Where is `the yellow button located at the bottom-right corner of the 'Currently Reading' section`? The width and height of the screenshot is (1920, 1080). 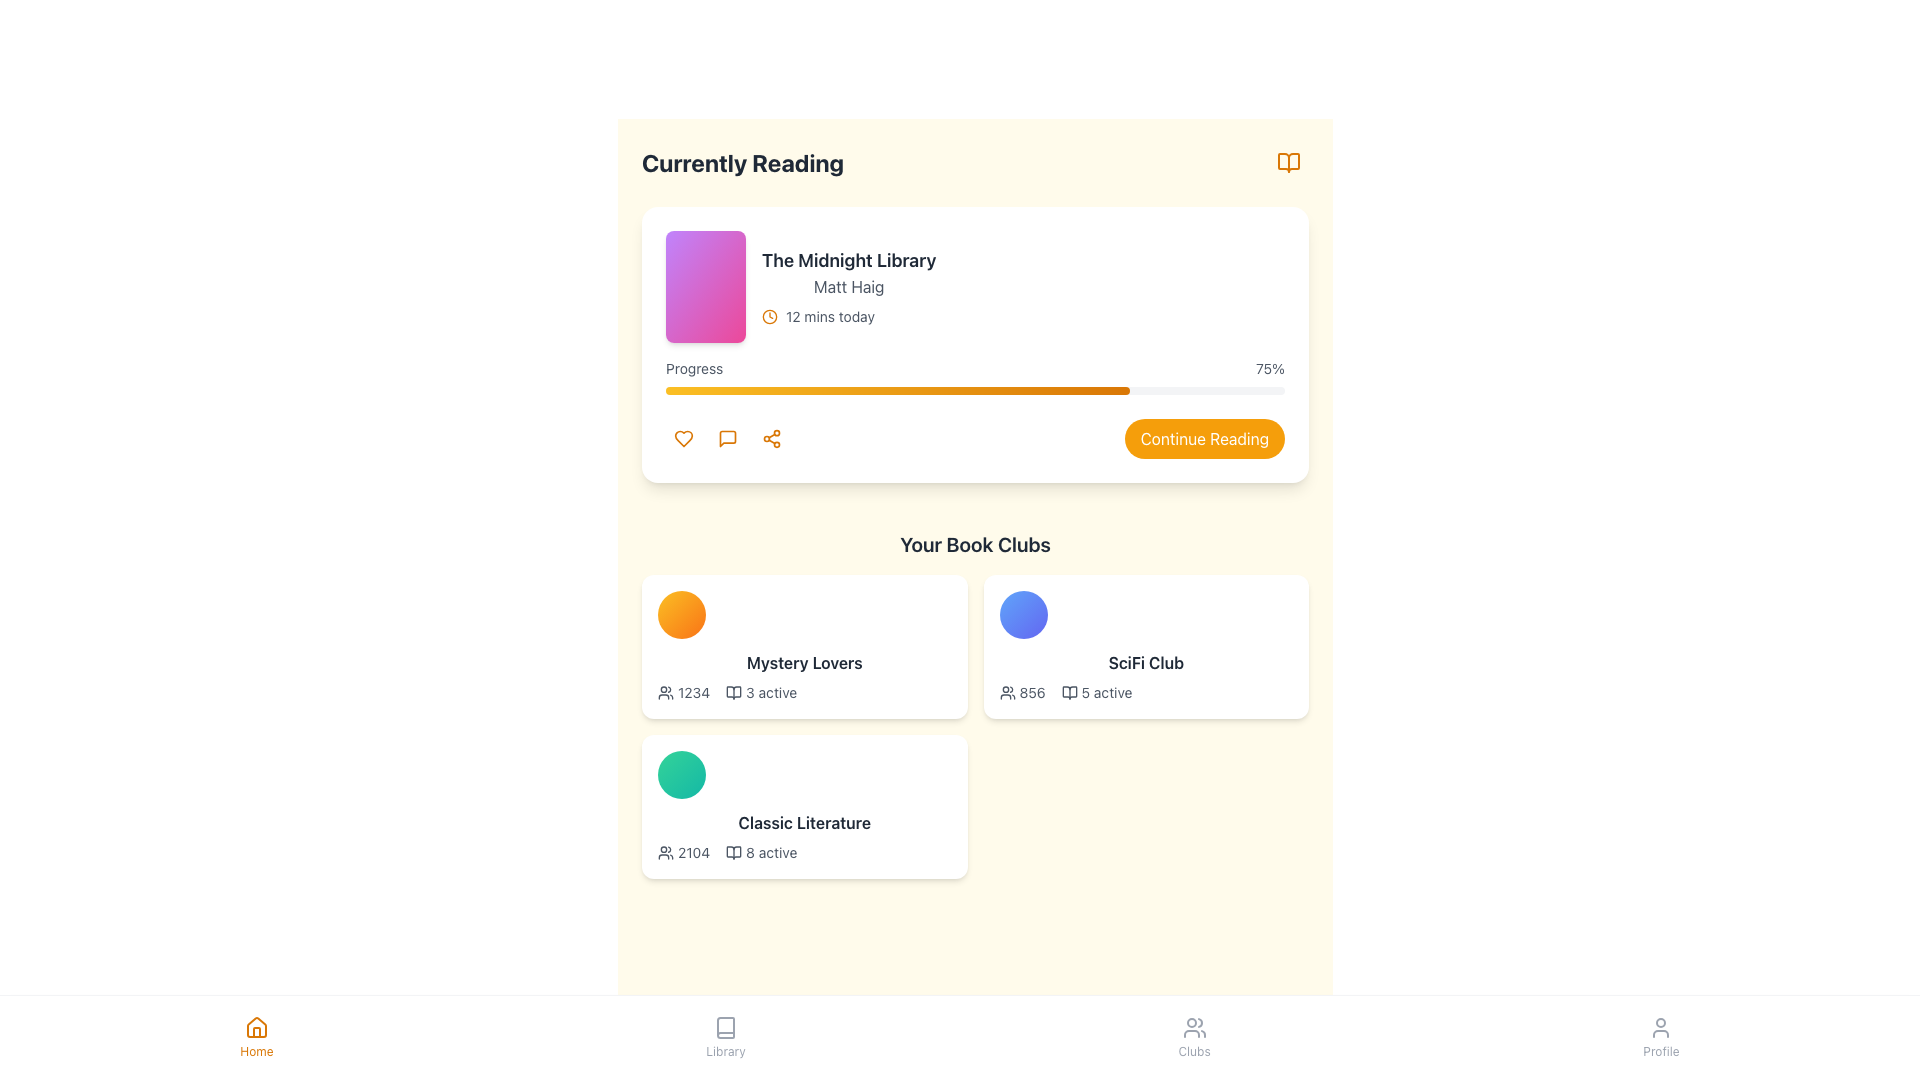 the yellow button located at the bottom-right corner of the 'Currently Reading' section is located at coordinates (1203, 438).